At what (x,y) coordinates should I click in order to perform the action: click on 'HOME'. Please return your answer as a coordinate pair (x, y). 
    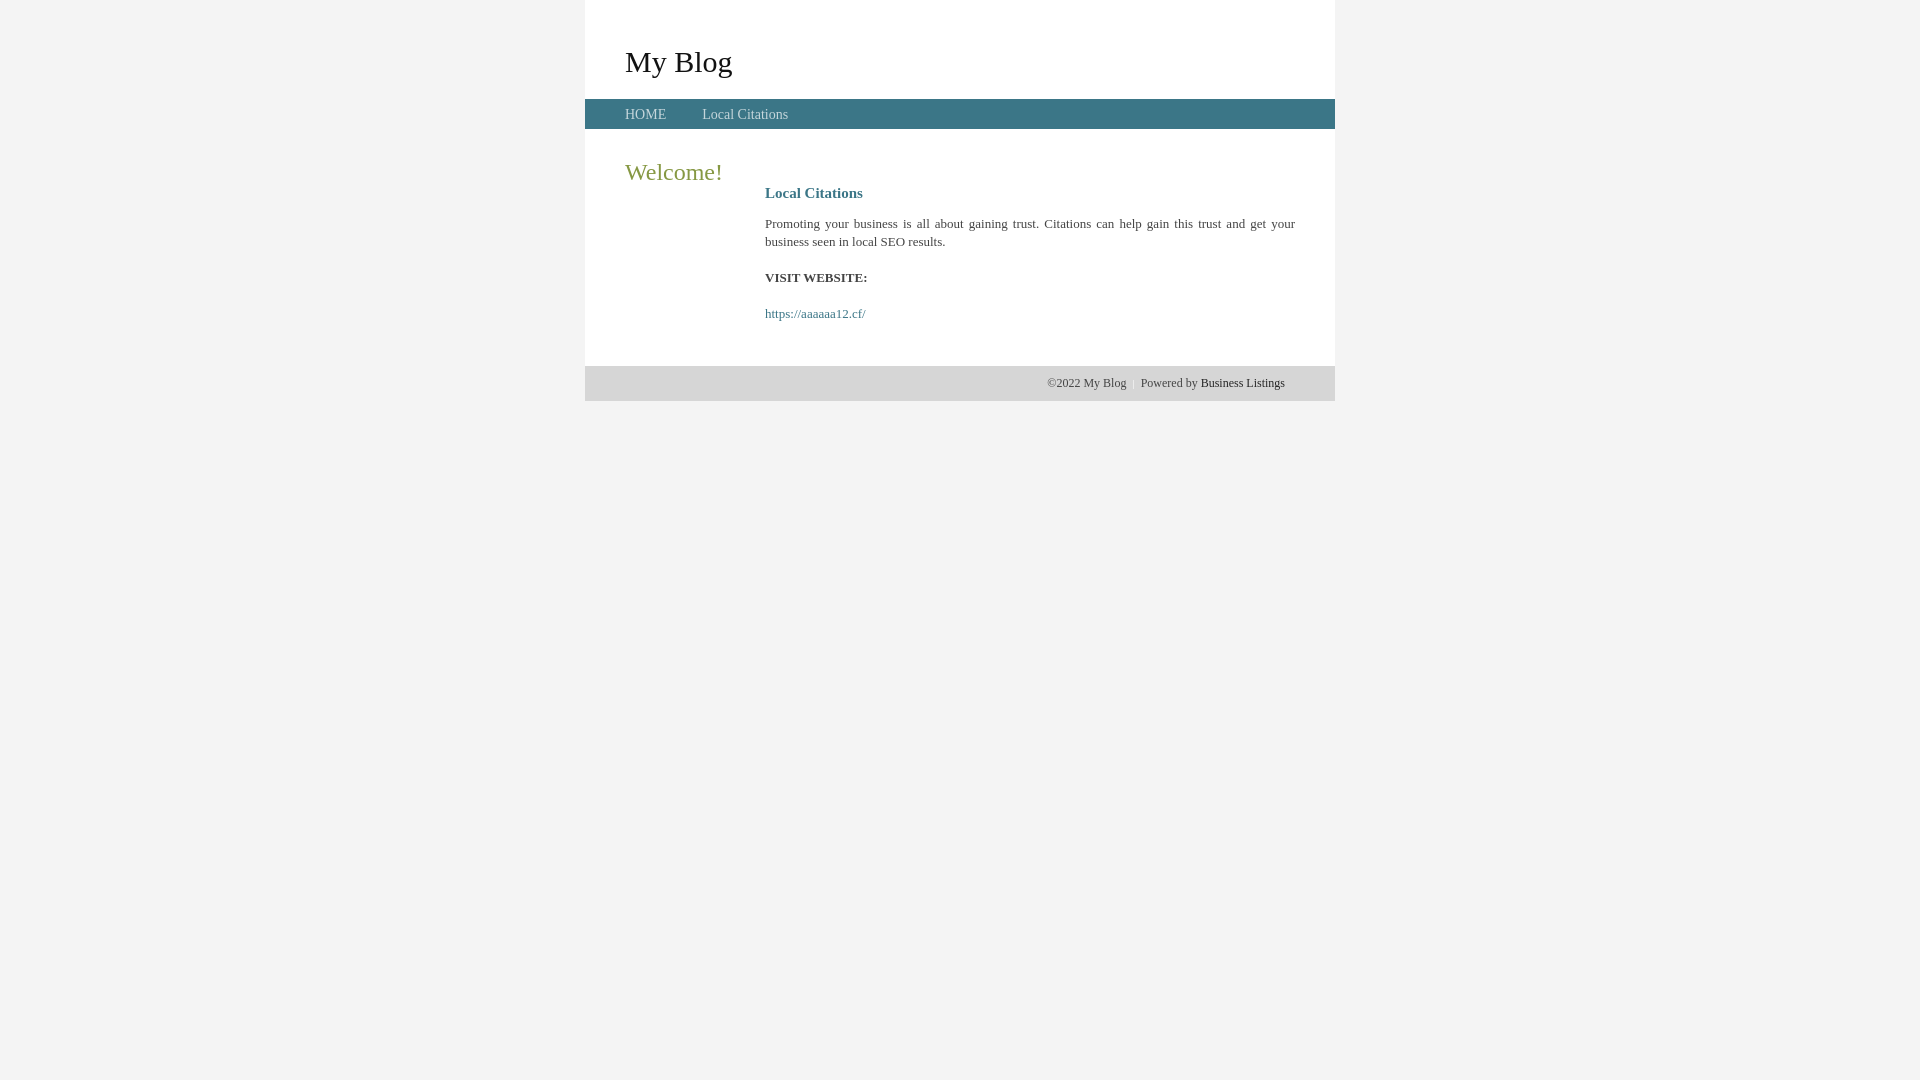
    Looking at the image, I should click on (645, 114).